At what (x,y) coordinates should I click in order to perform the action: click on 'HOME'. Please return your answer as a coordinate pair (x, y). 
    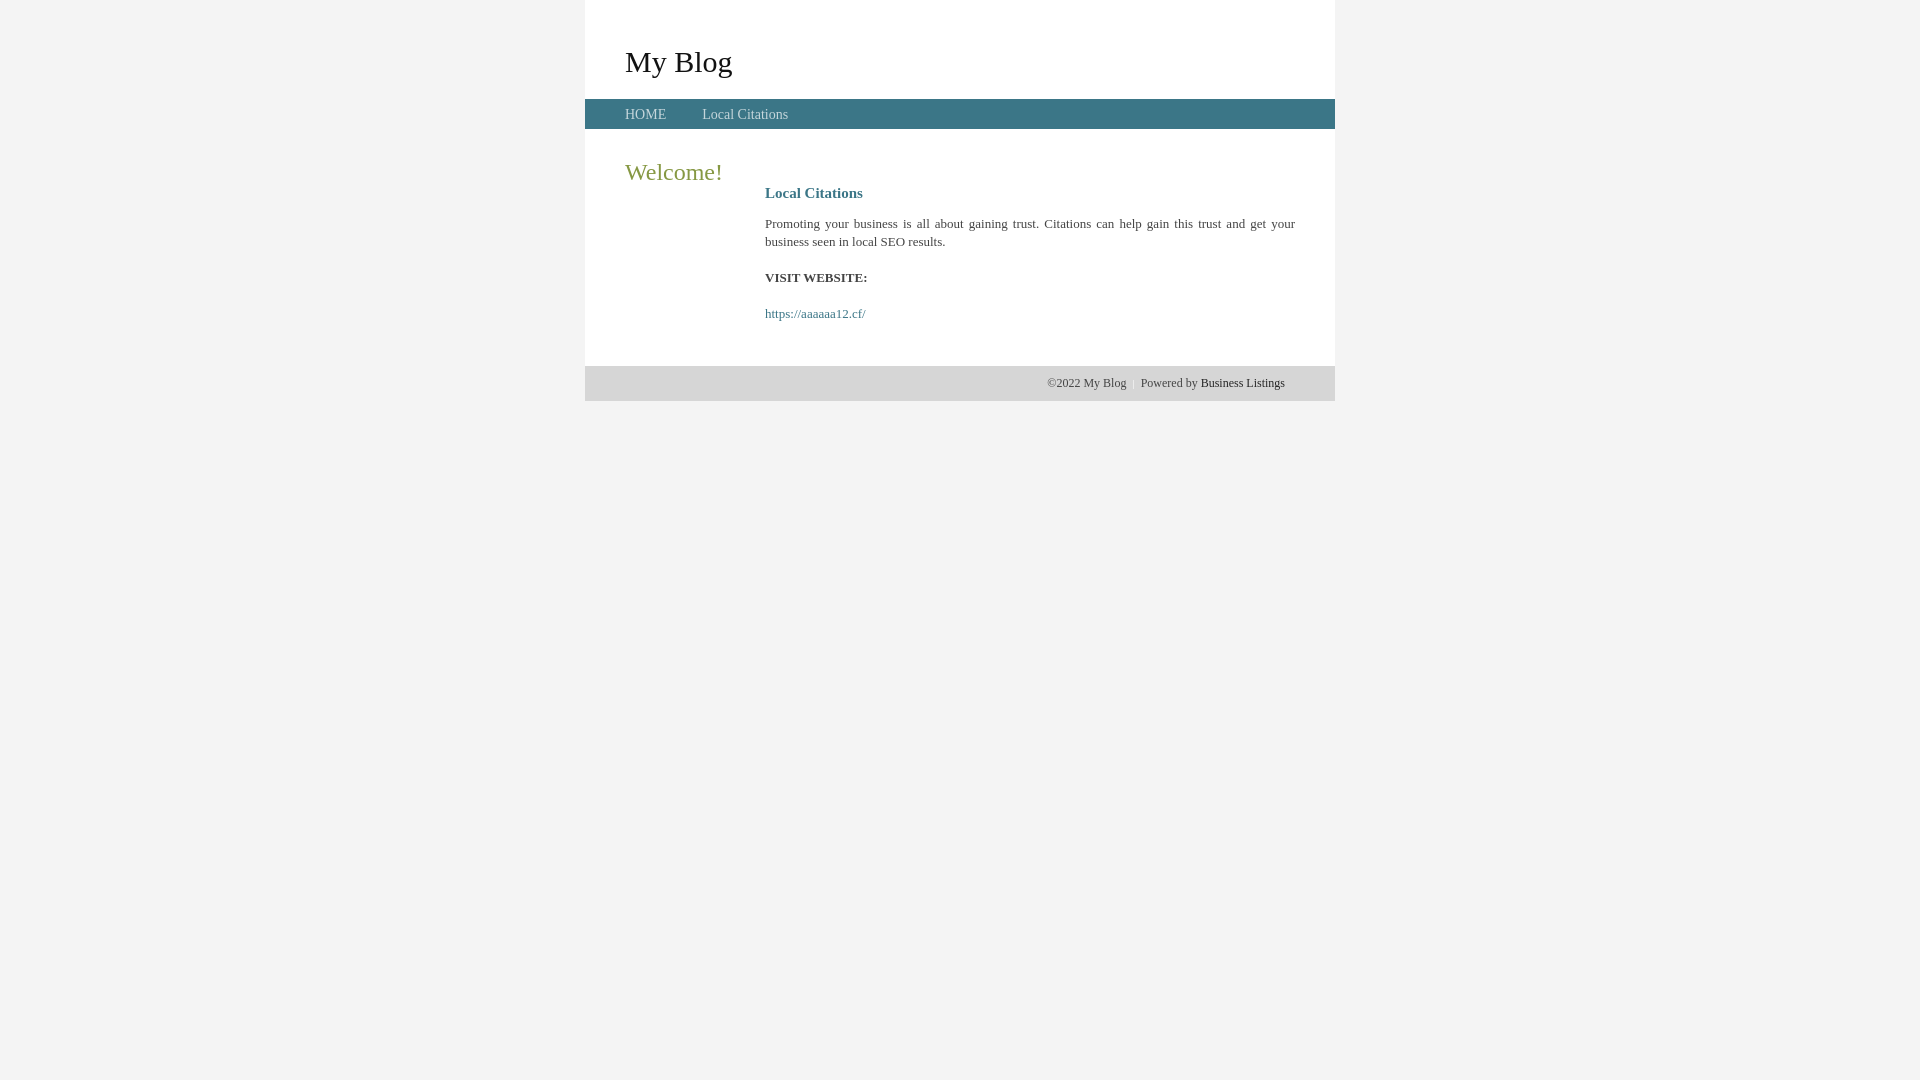
    Looking at the image, I should click on (645, 114).